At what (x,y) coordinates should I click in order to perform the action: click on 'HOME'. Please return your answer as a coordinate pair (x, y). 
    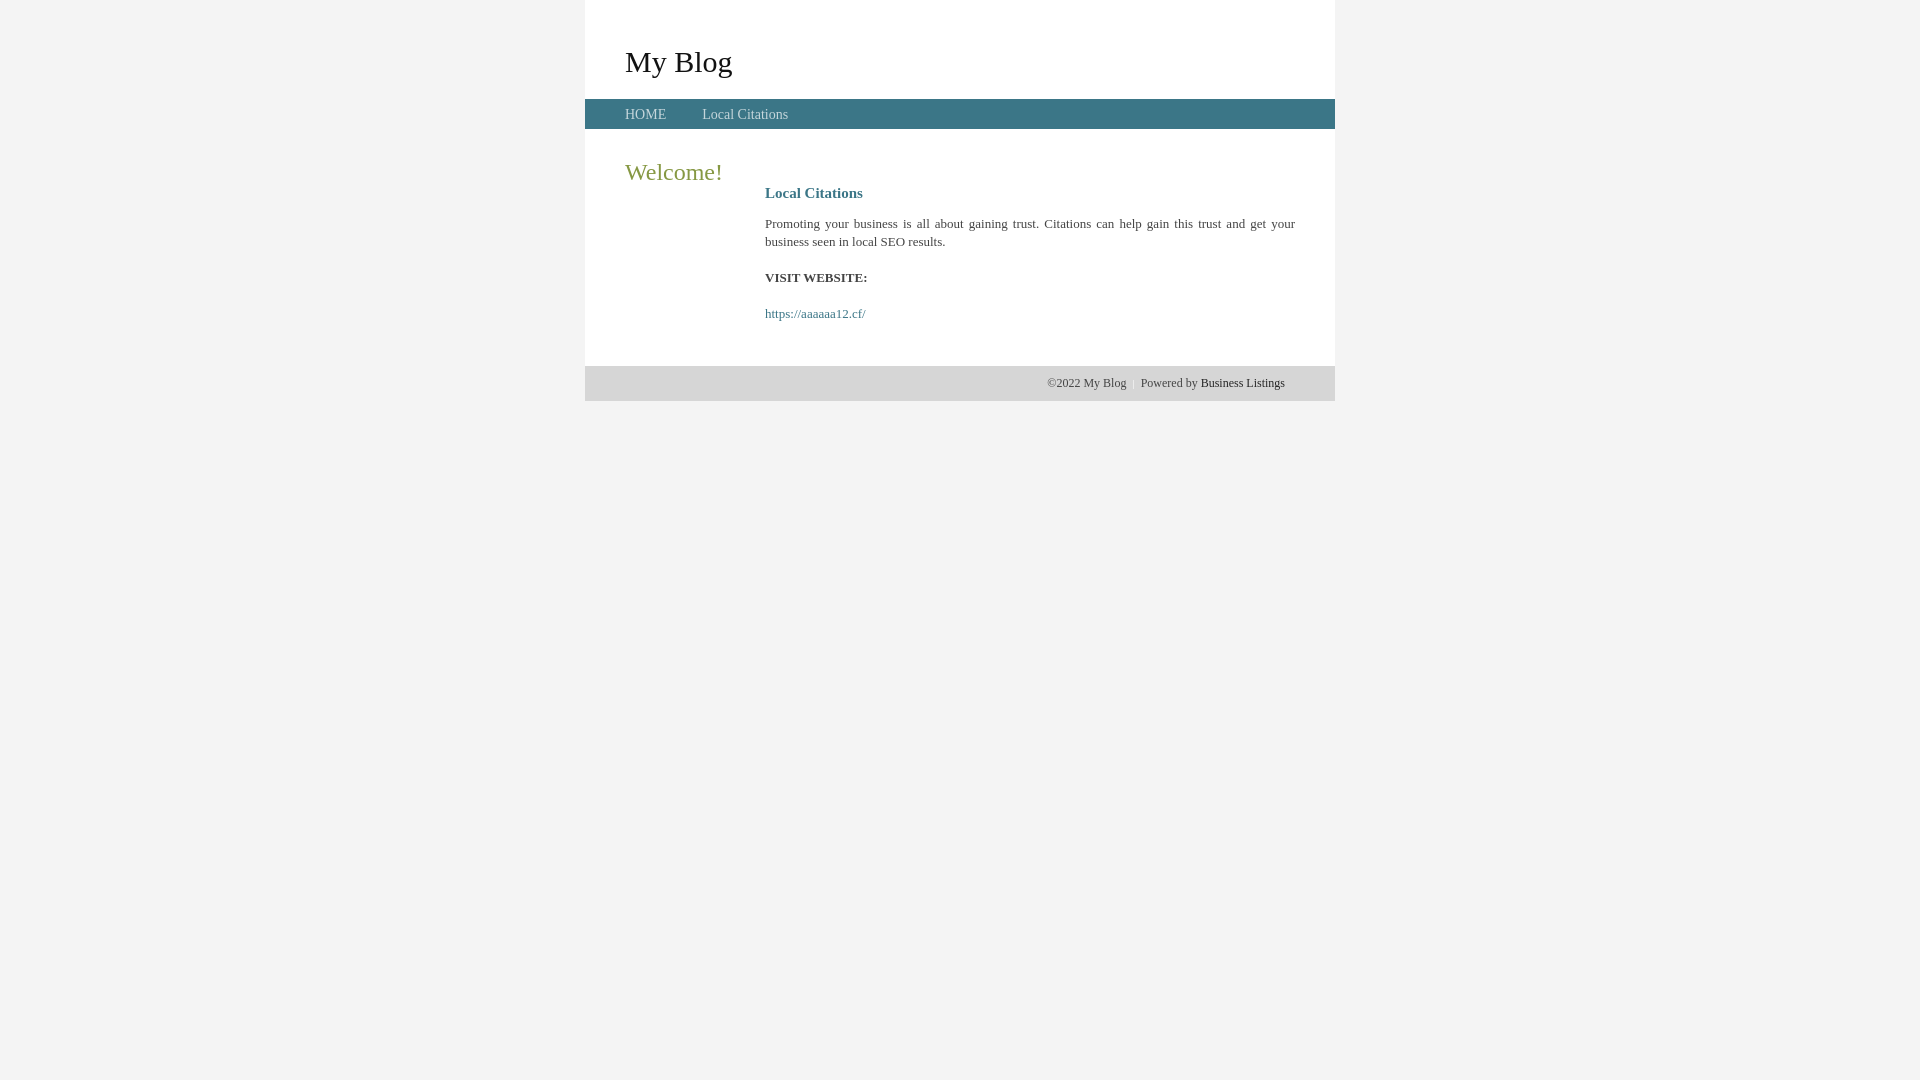
    Looking at the image, I should click on (645, 114).